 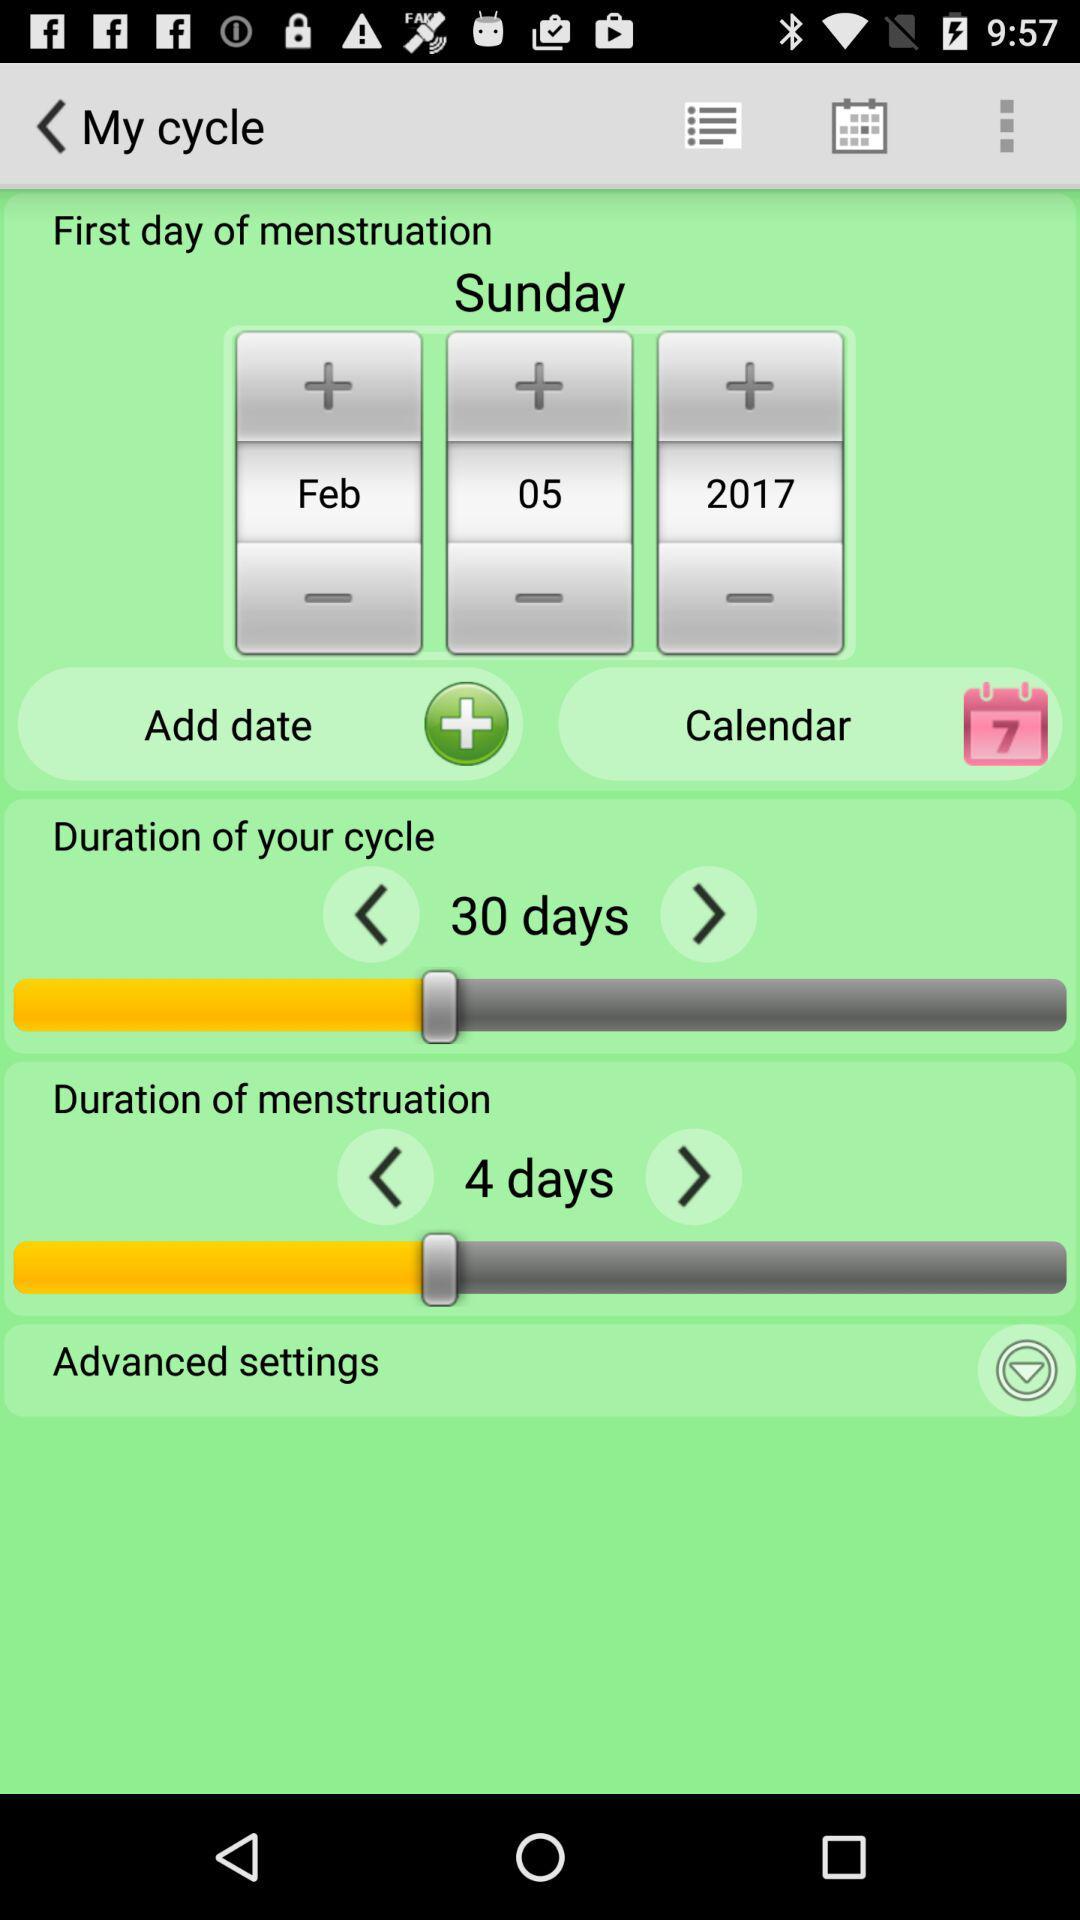 I want to click on the setting box, so click(x=1026, y=1369).